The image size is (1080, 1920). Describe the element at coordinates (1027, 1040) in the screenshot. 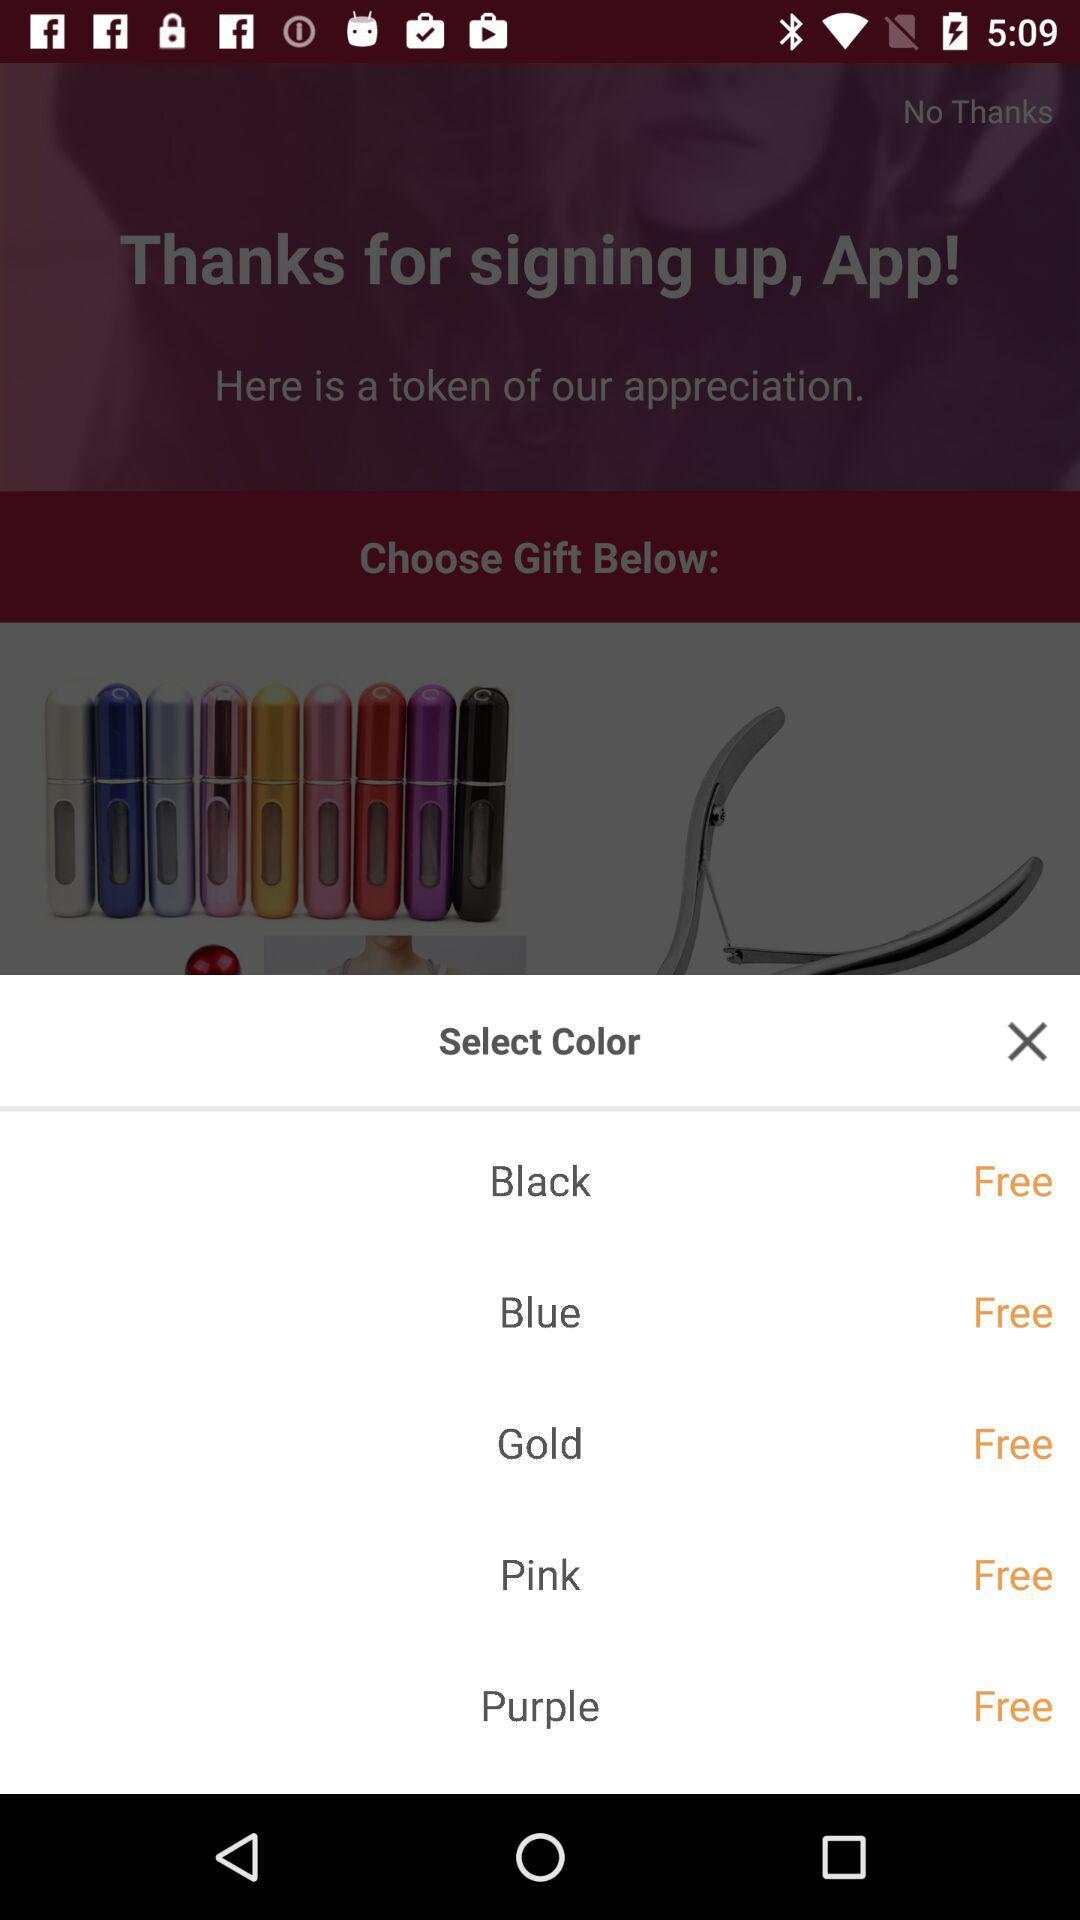

I see `menu` at that location.